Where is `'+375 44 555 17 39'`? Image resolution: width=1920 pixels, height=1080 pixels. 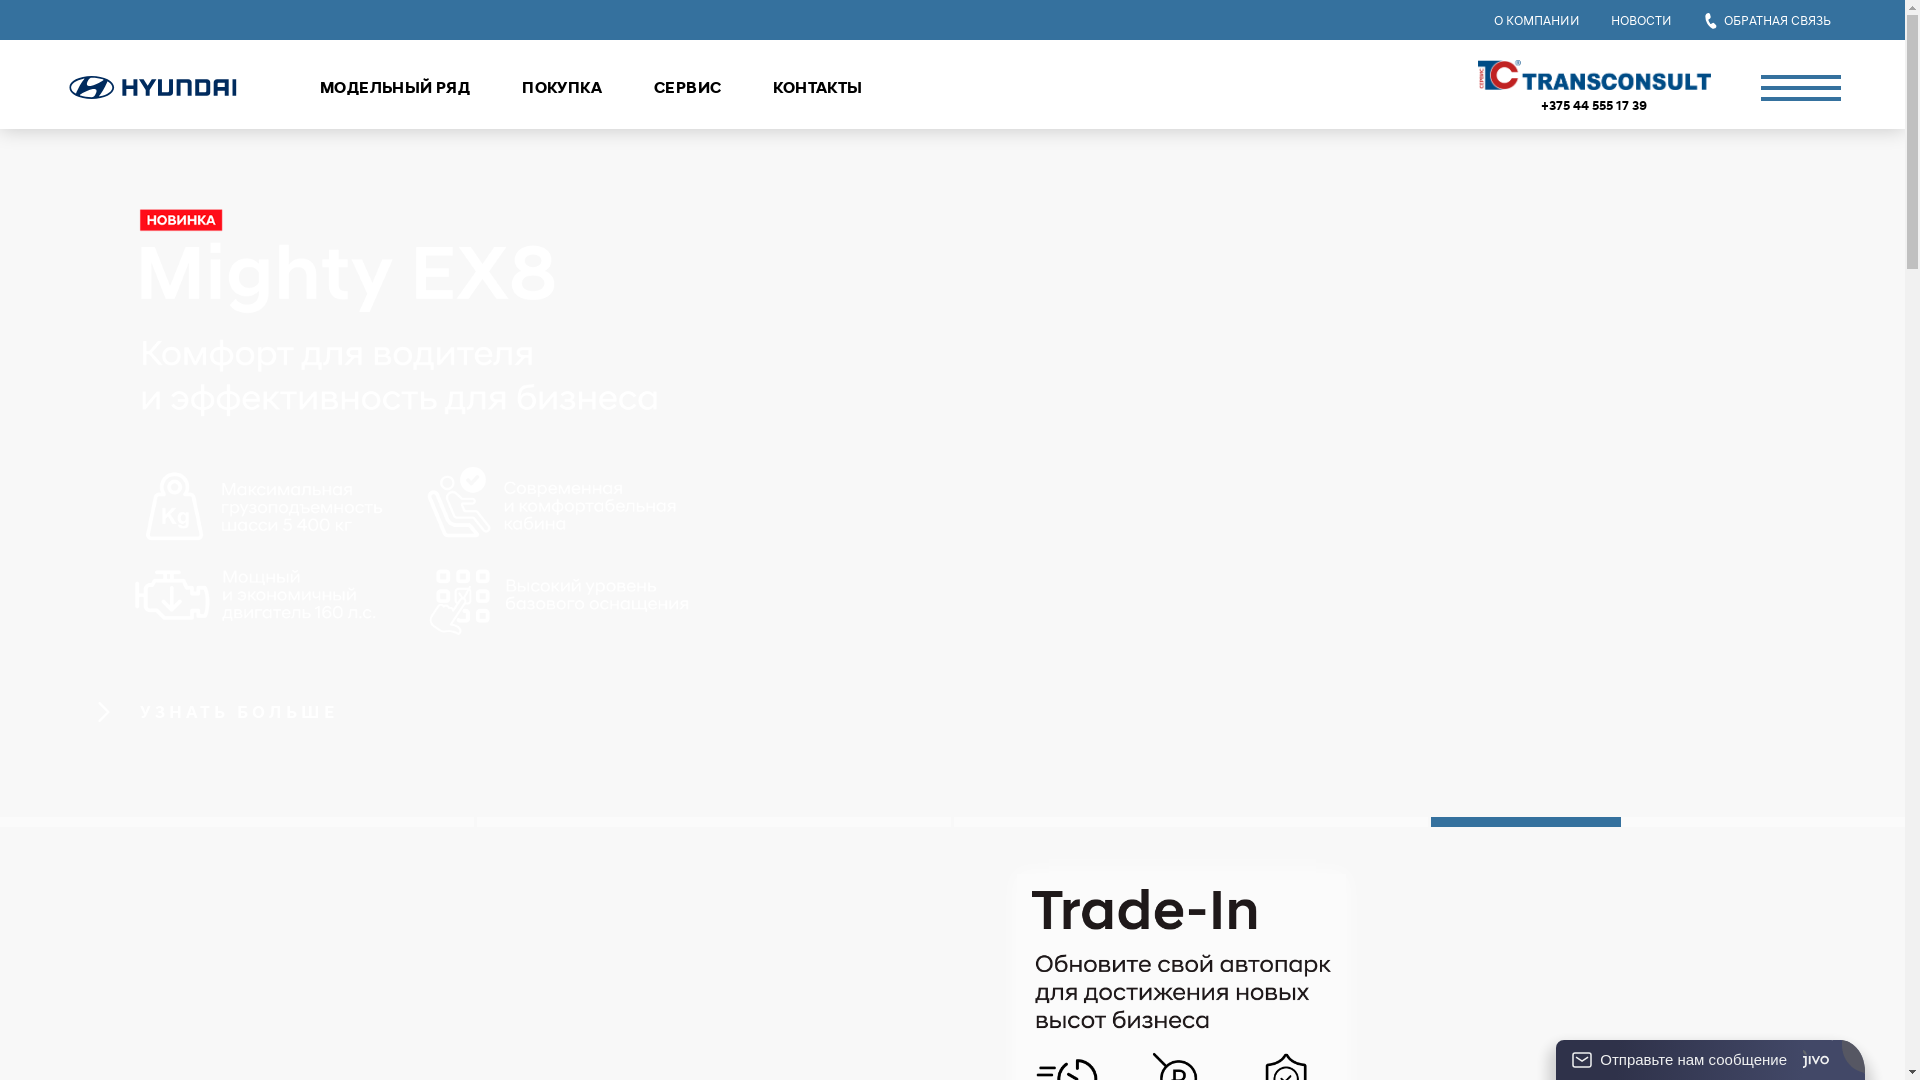 '+375 44 555 17 39' is located at coordinates (1592, 104).